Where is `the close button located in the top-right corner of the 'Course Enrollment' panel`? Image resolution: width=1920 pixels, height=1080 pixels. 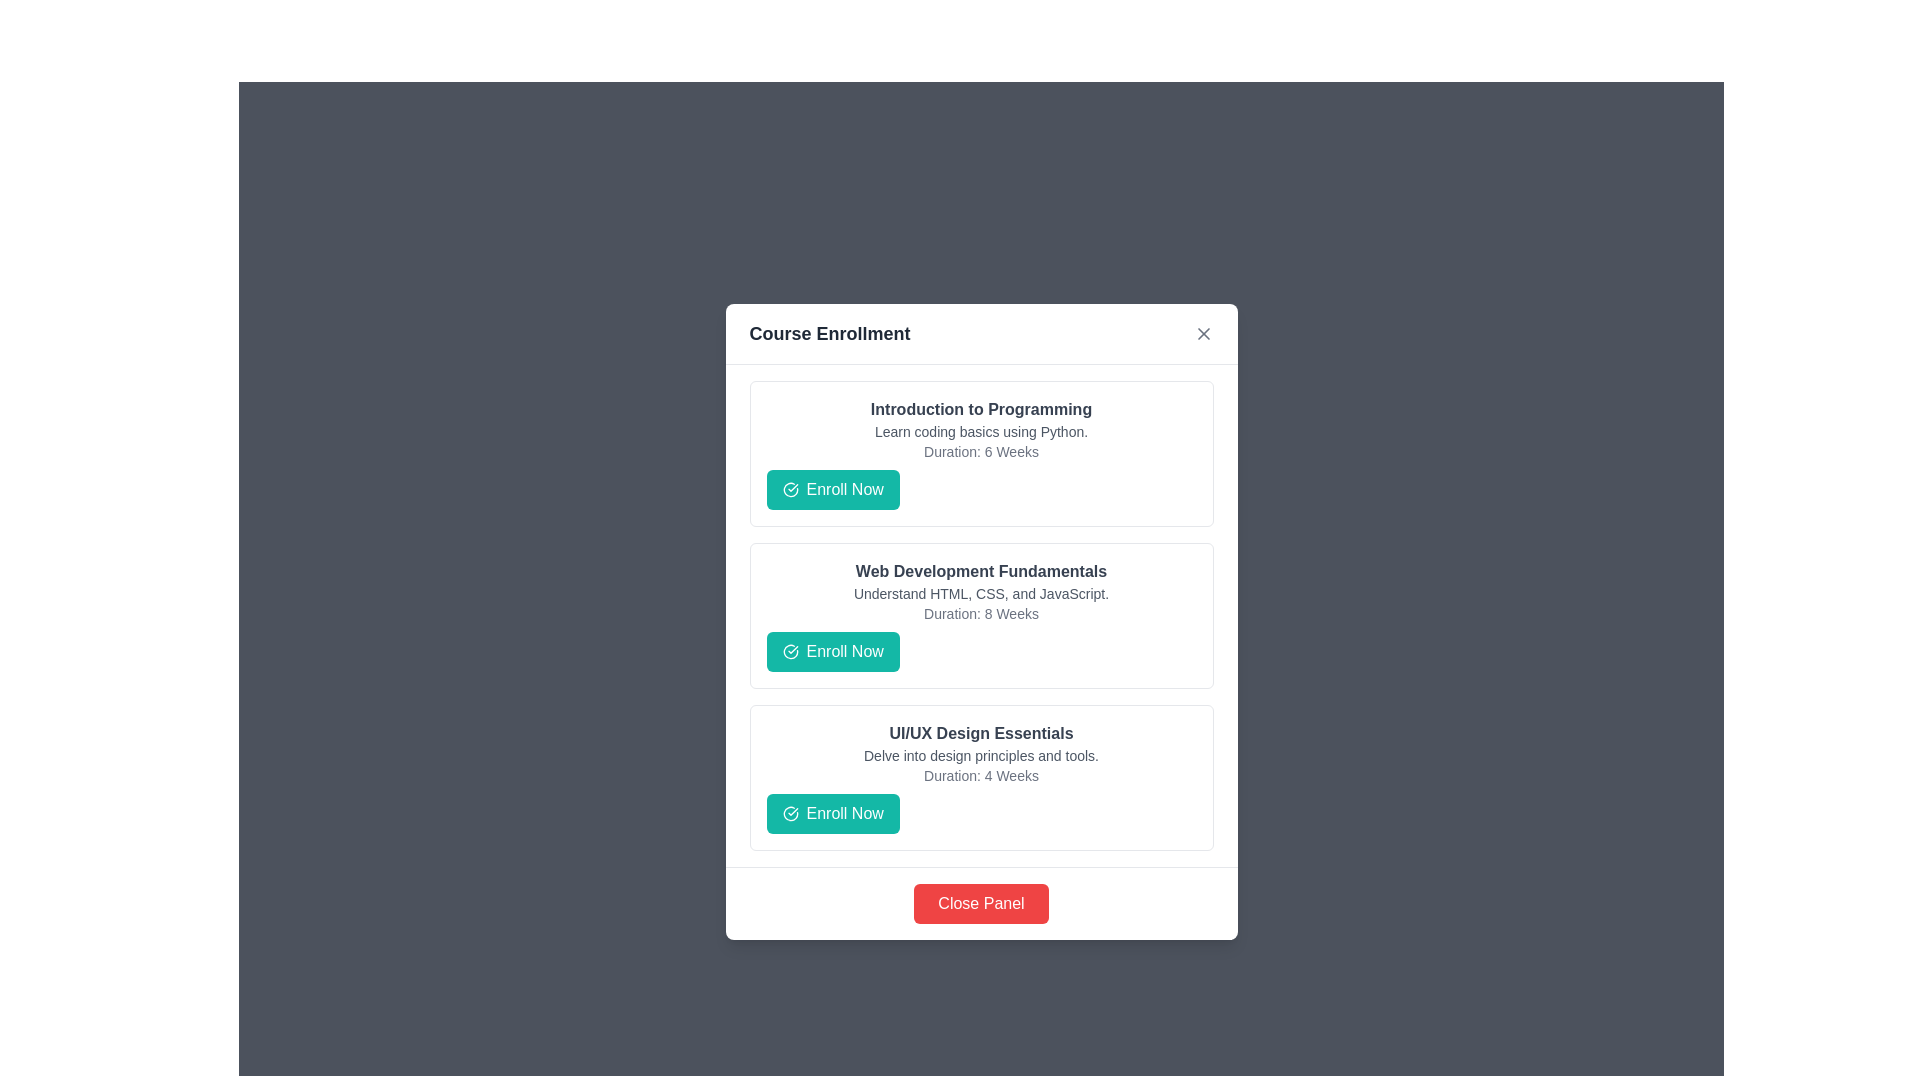 the close button located in the top-right corner of the 'Course Enrollment' panel is located at coordinates (1202, 333).